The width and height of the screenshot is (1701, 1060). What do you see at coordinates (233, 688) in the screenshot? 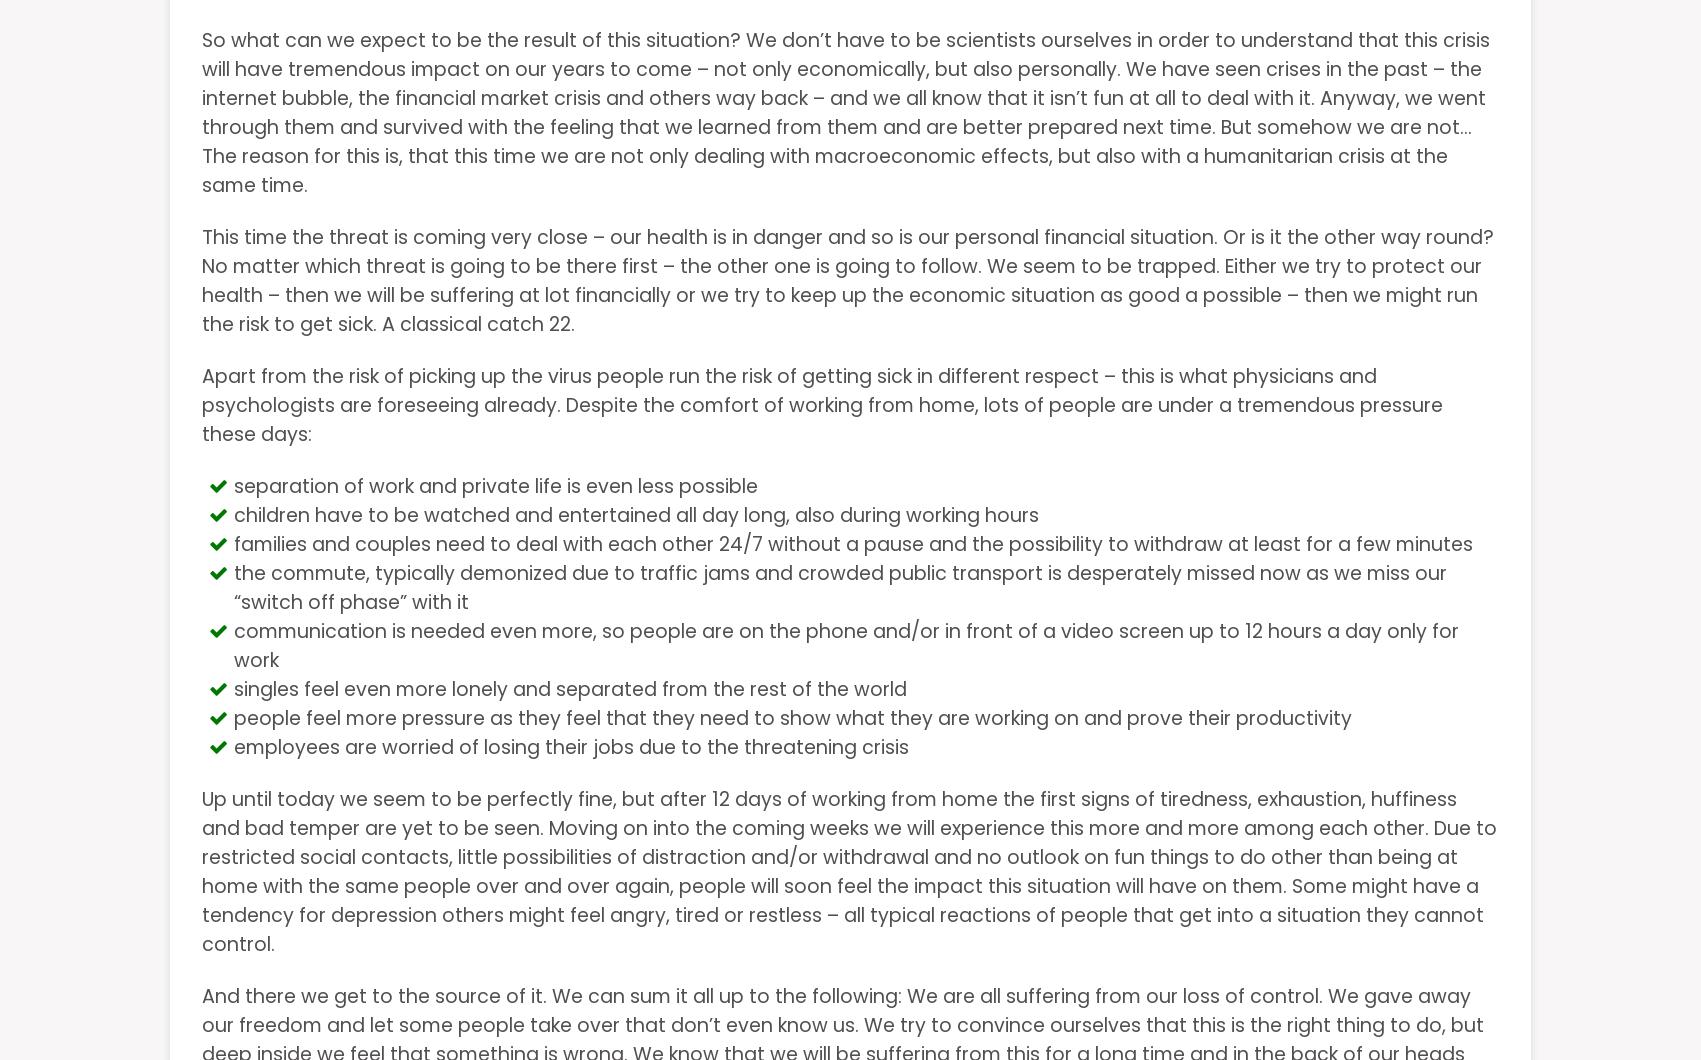
I see `'singles feel even more lonely and separated from the rest of the world'` at bounding box center [233, 688].